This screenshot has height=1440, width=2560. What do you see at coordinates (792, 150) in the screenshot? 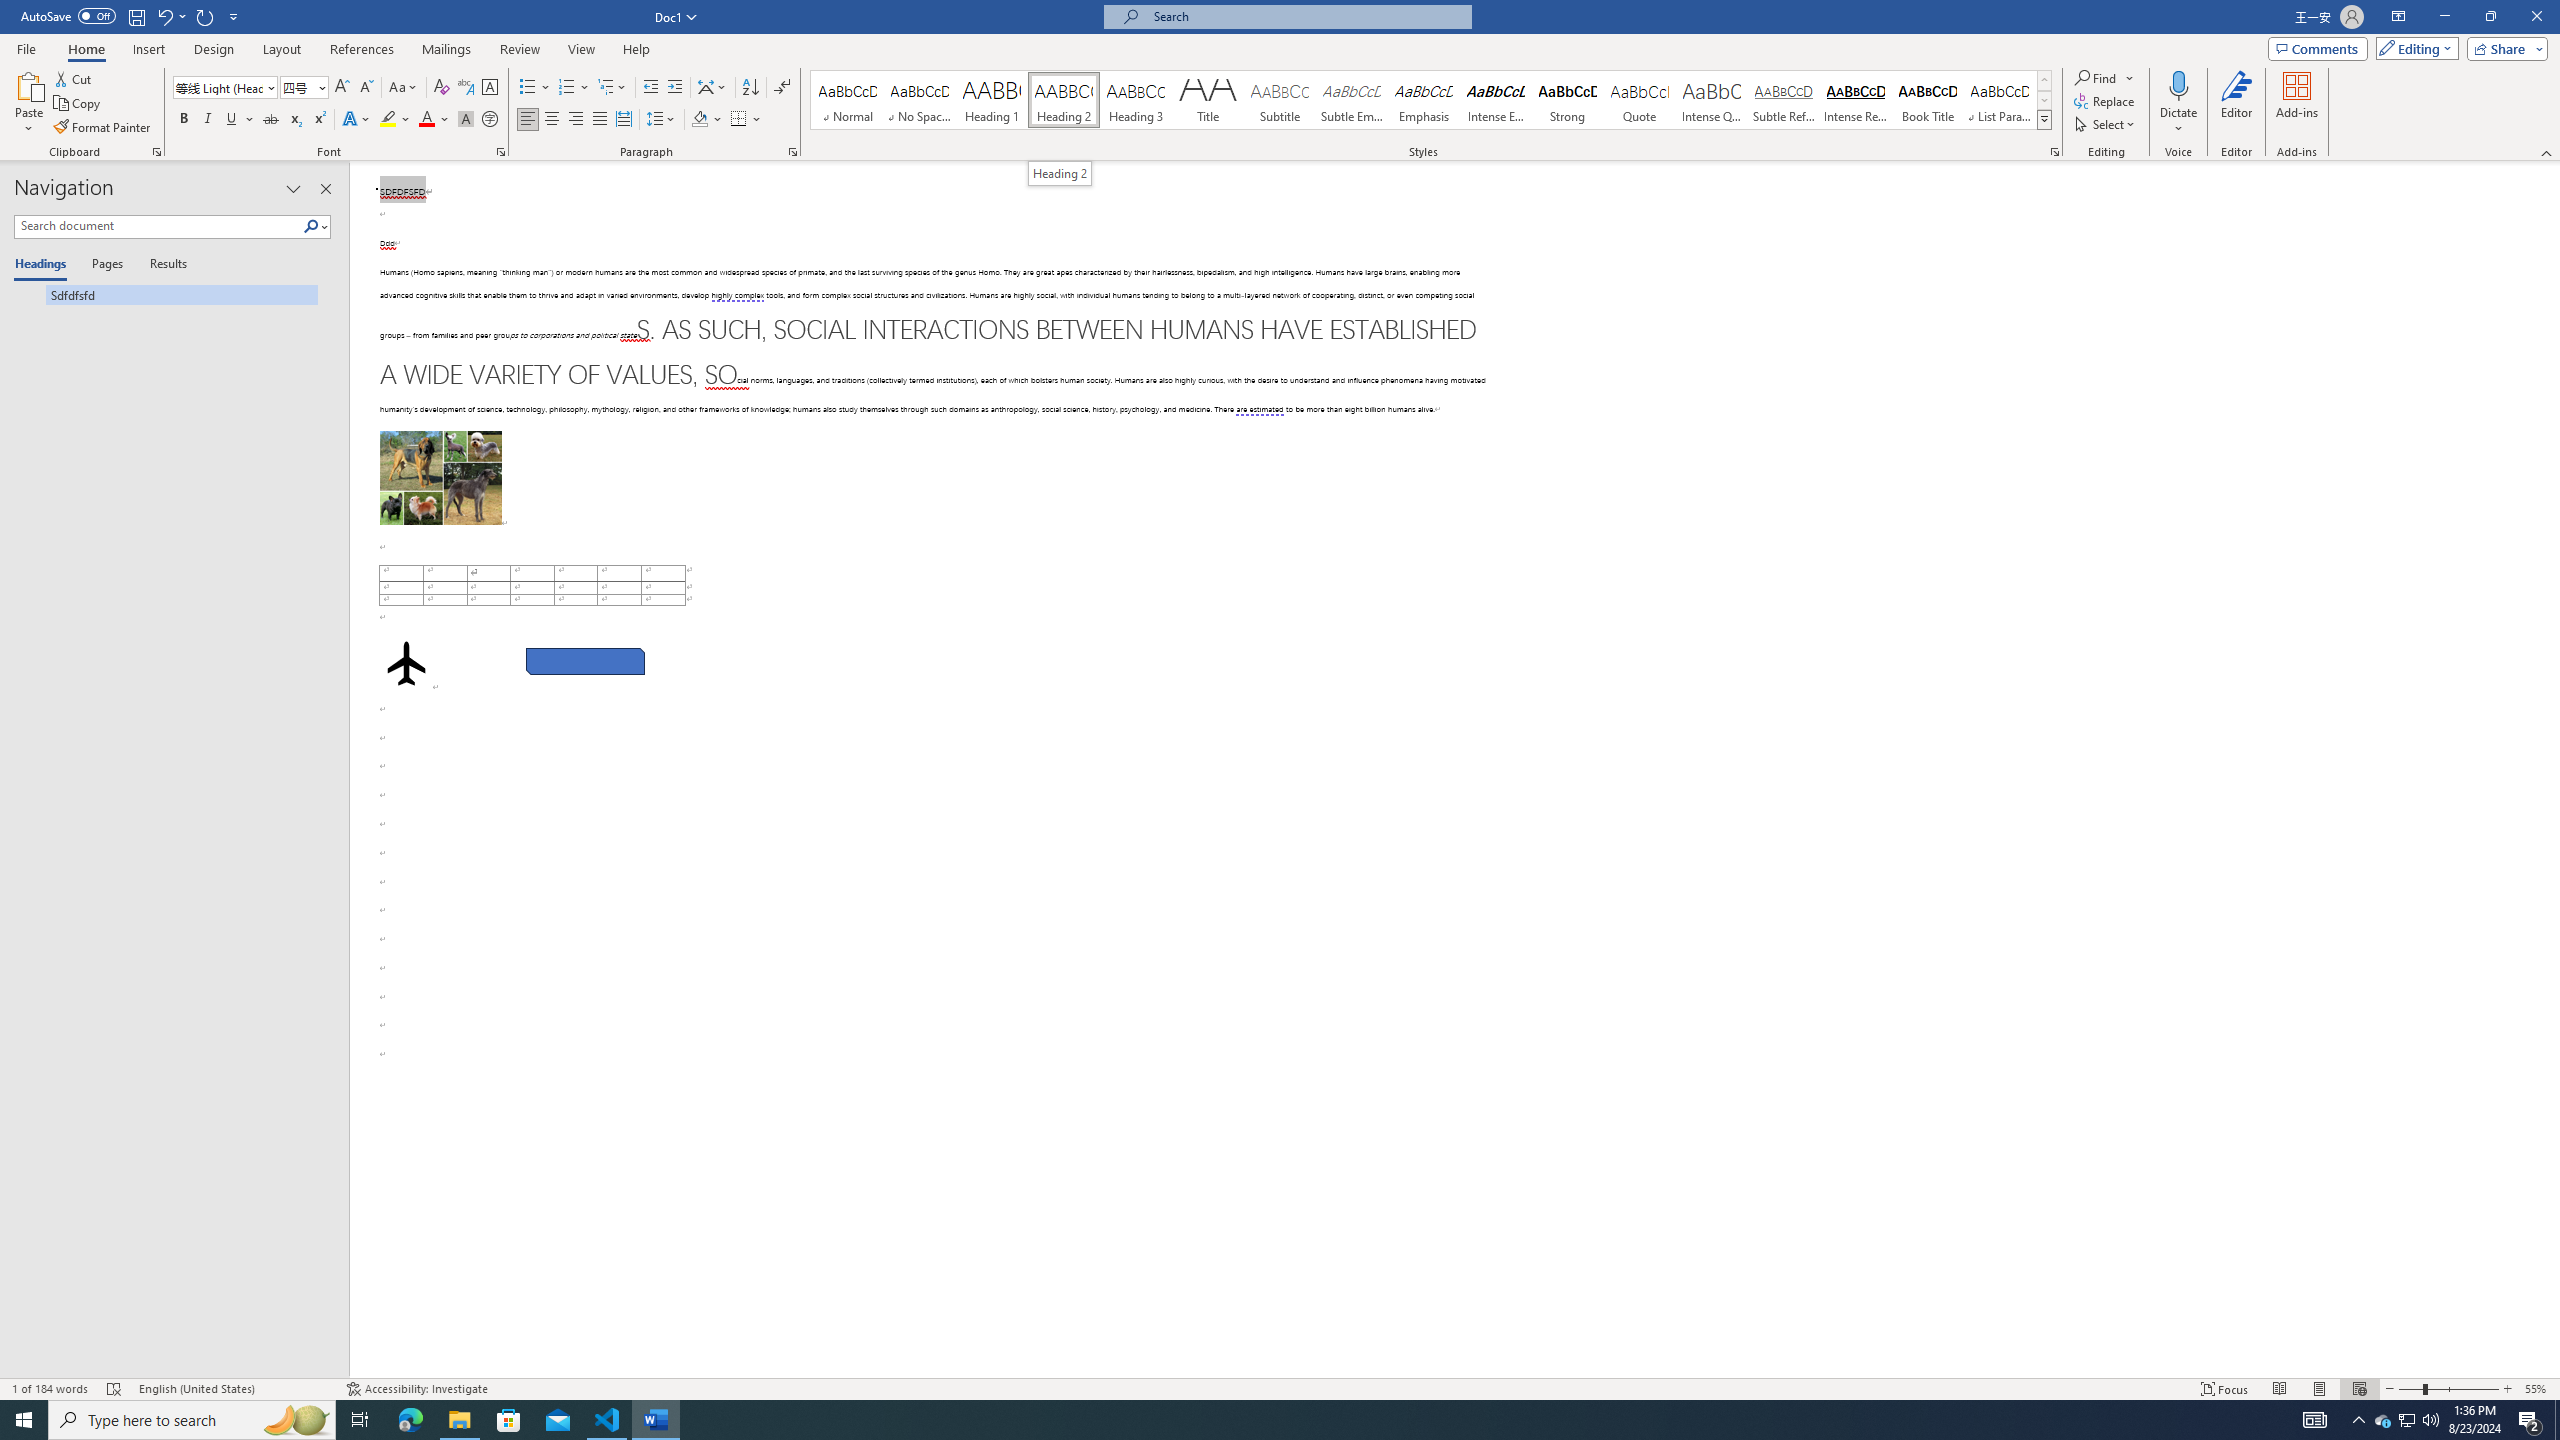
I see `'Paragraph...'` at bounding box center [792, 150].